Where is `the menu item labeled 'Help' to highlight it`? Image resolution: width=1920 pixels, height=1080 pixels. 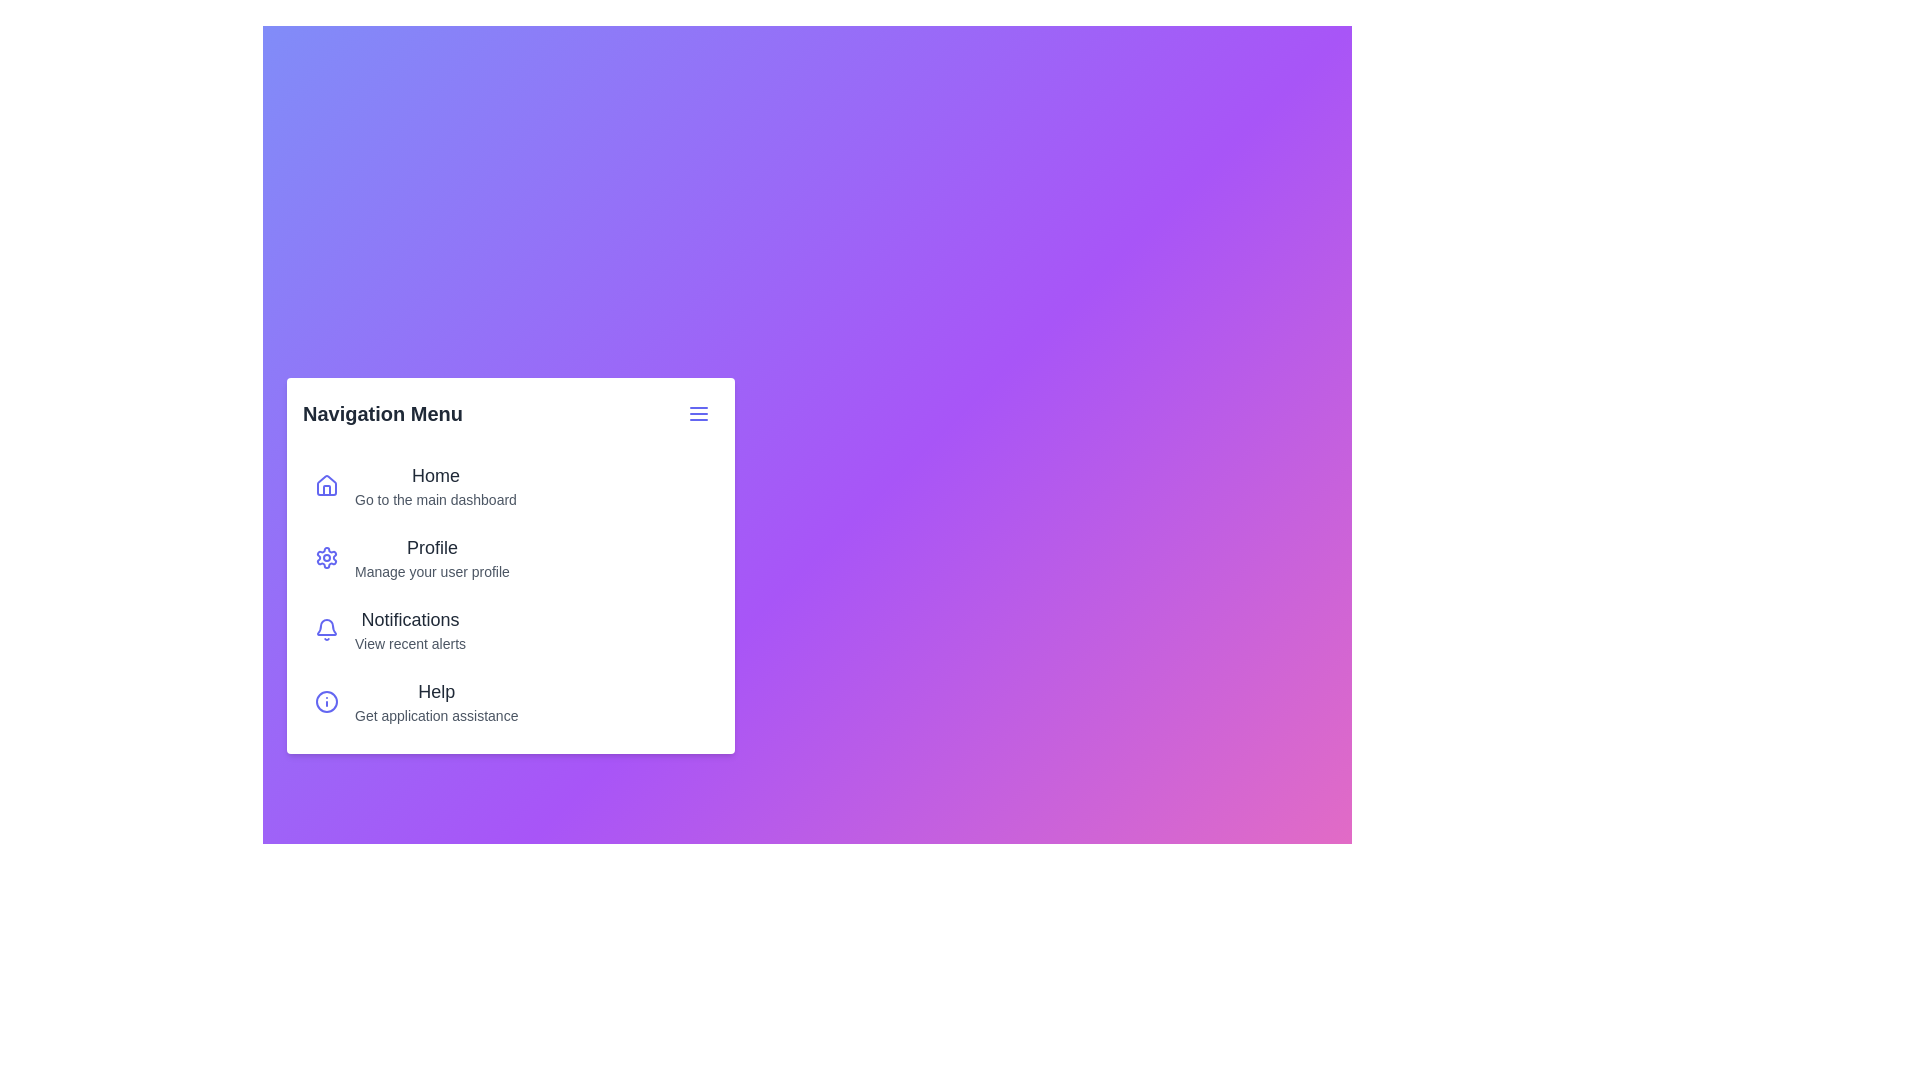
the menu item labeled 'Help' to highlight it is located at coordinates (326, 701).